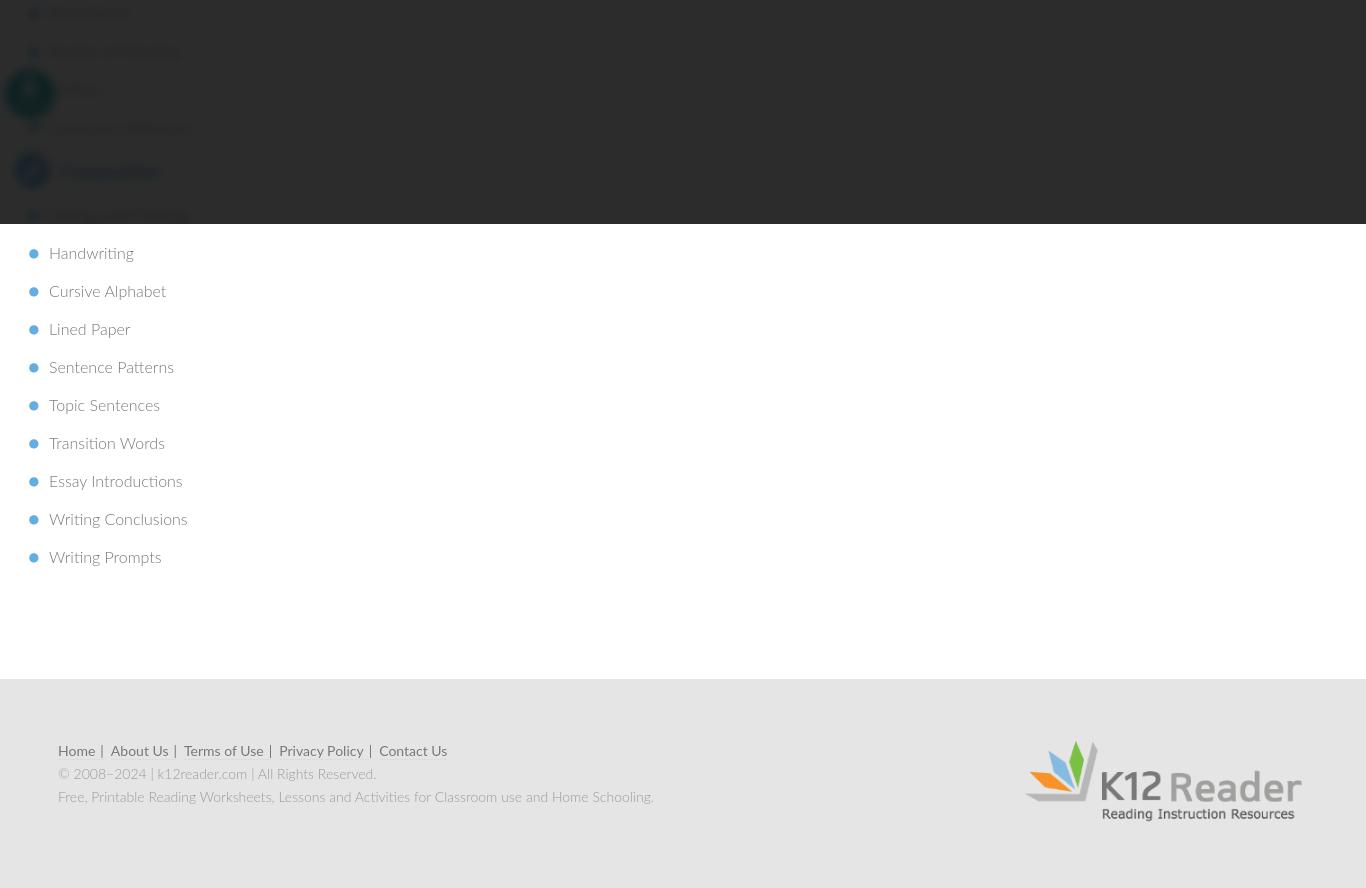 This screenshot has width=1366, height=888. Describe the element at coordinates (49, 367) in the screenshot. I see `'Sentence Patterns'` at that location.